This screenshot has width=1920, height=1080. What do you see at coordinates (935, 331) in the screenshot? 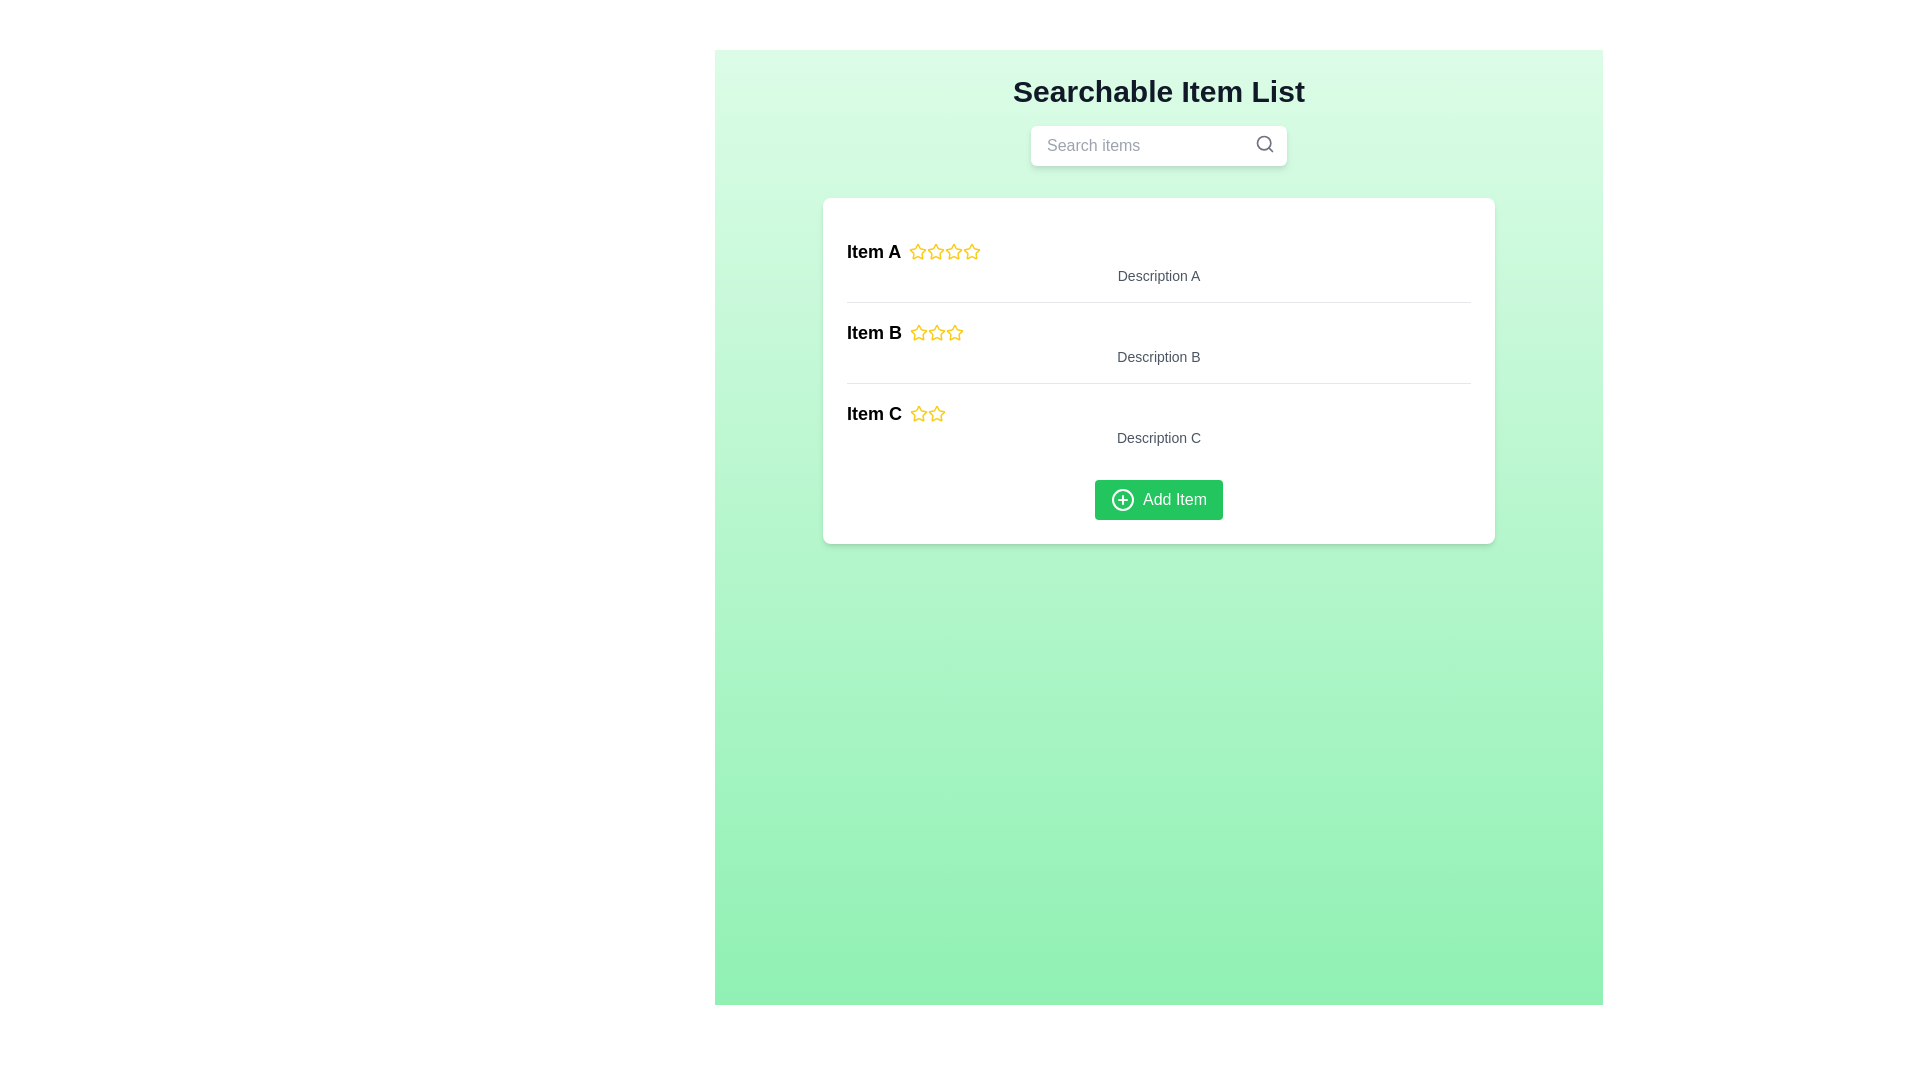
I see `the second star in the rating section to set a rating for 'Item B'` at bounding box center [935, 331].